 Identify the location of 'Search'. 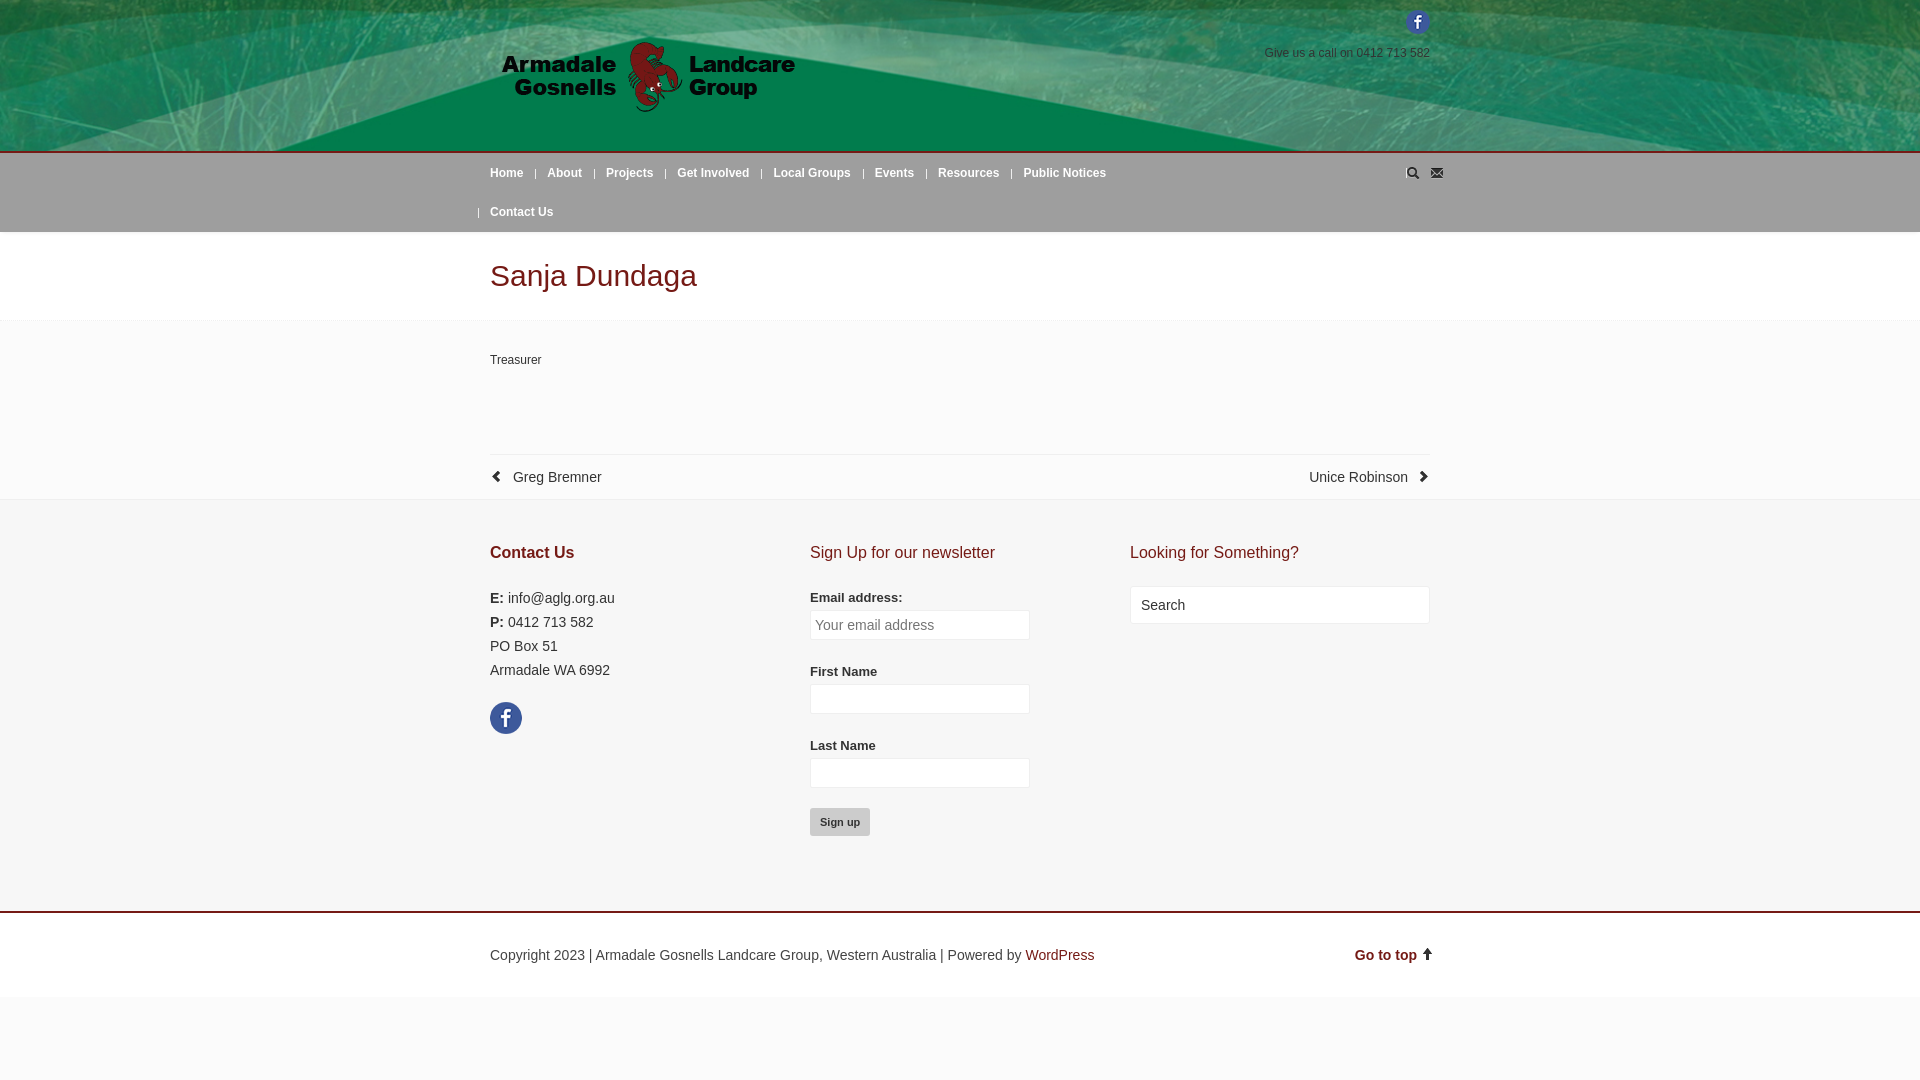
(1280, 604).